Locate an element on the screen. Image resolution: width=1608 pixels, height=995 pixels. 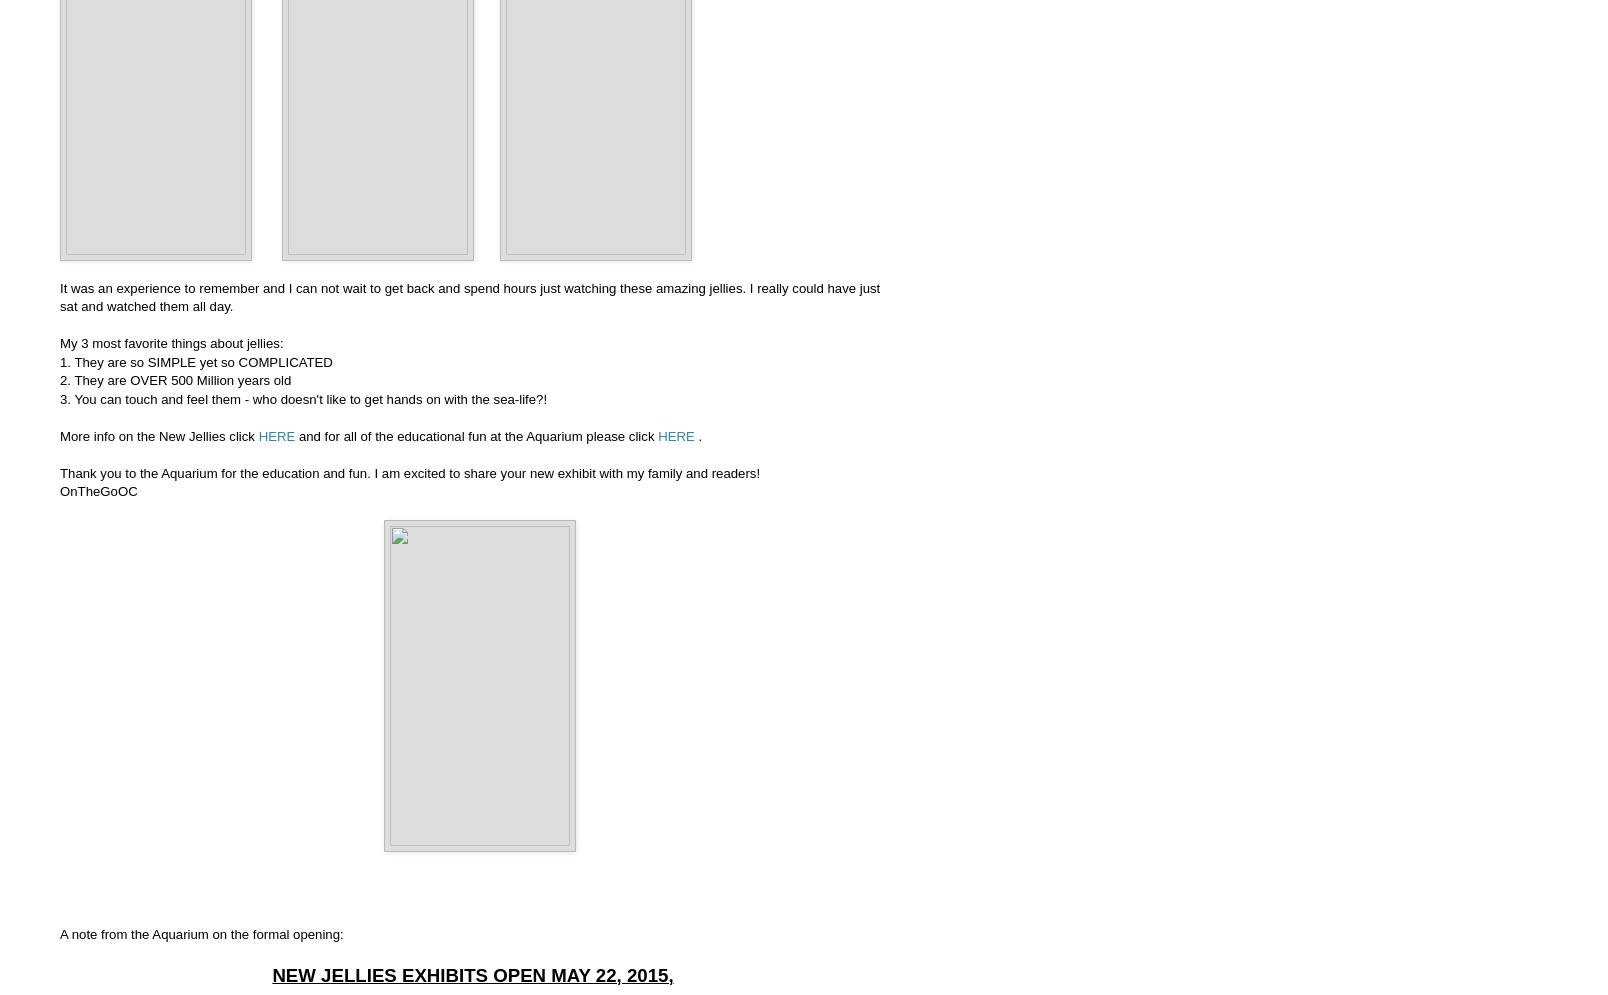
'NEW JELLIES EXHIBITS OPEN MAY 22, 2015,' is located at coordinates (472, 973).